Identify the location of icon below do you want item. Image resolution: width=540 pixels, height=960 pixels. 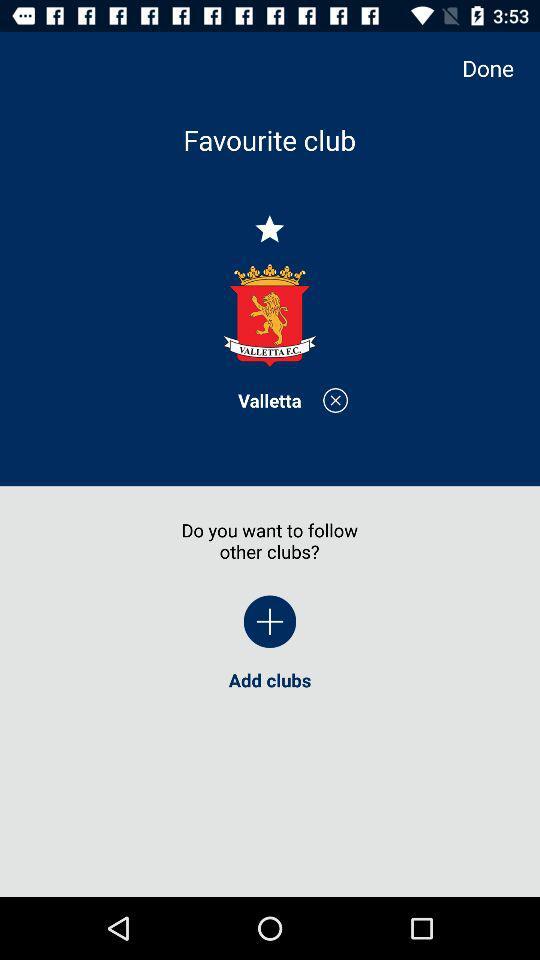
(270, 620).